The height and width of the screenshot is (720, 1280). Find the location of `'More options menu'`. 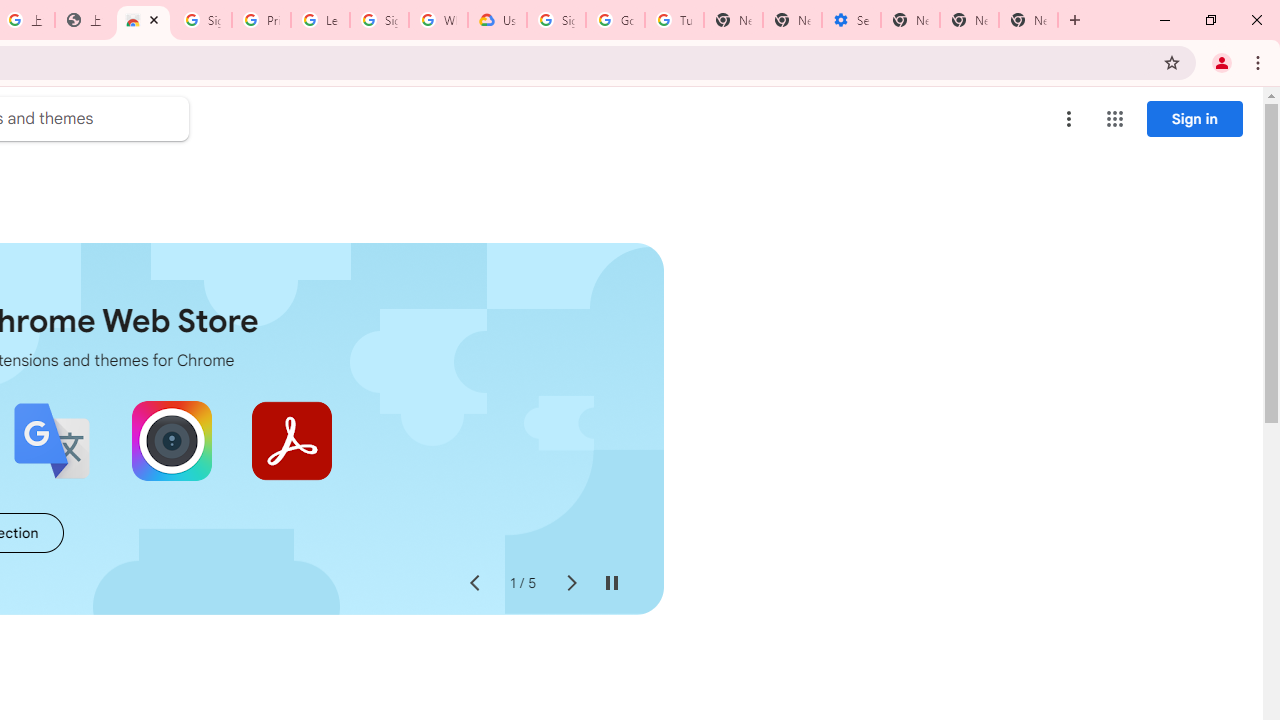

'More options menu' is located at coordinates (1068, 119).